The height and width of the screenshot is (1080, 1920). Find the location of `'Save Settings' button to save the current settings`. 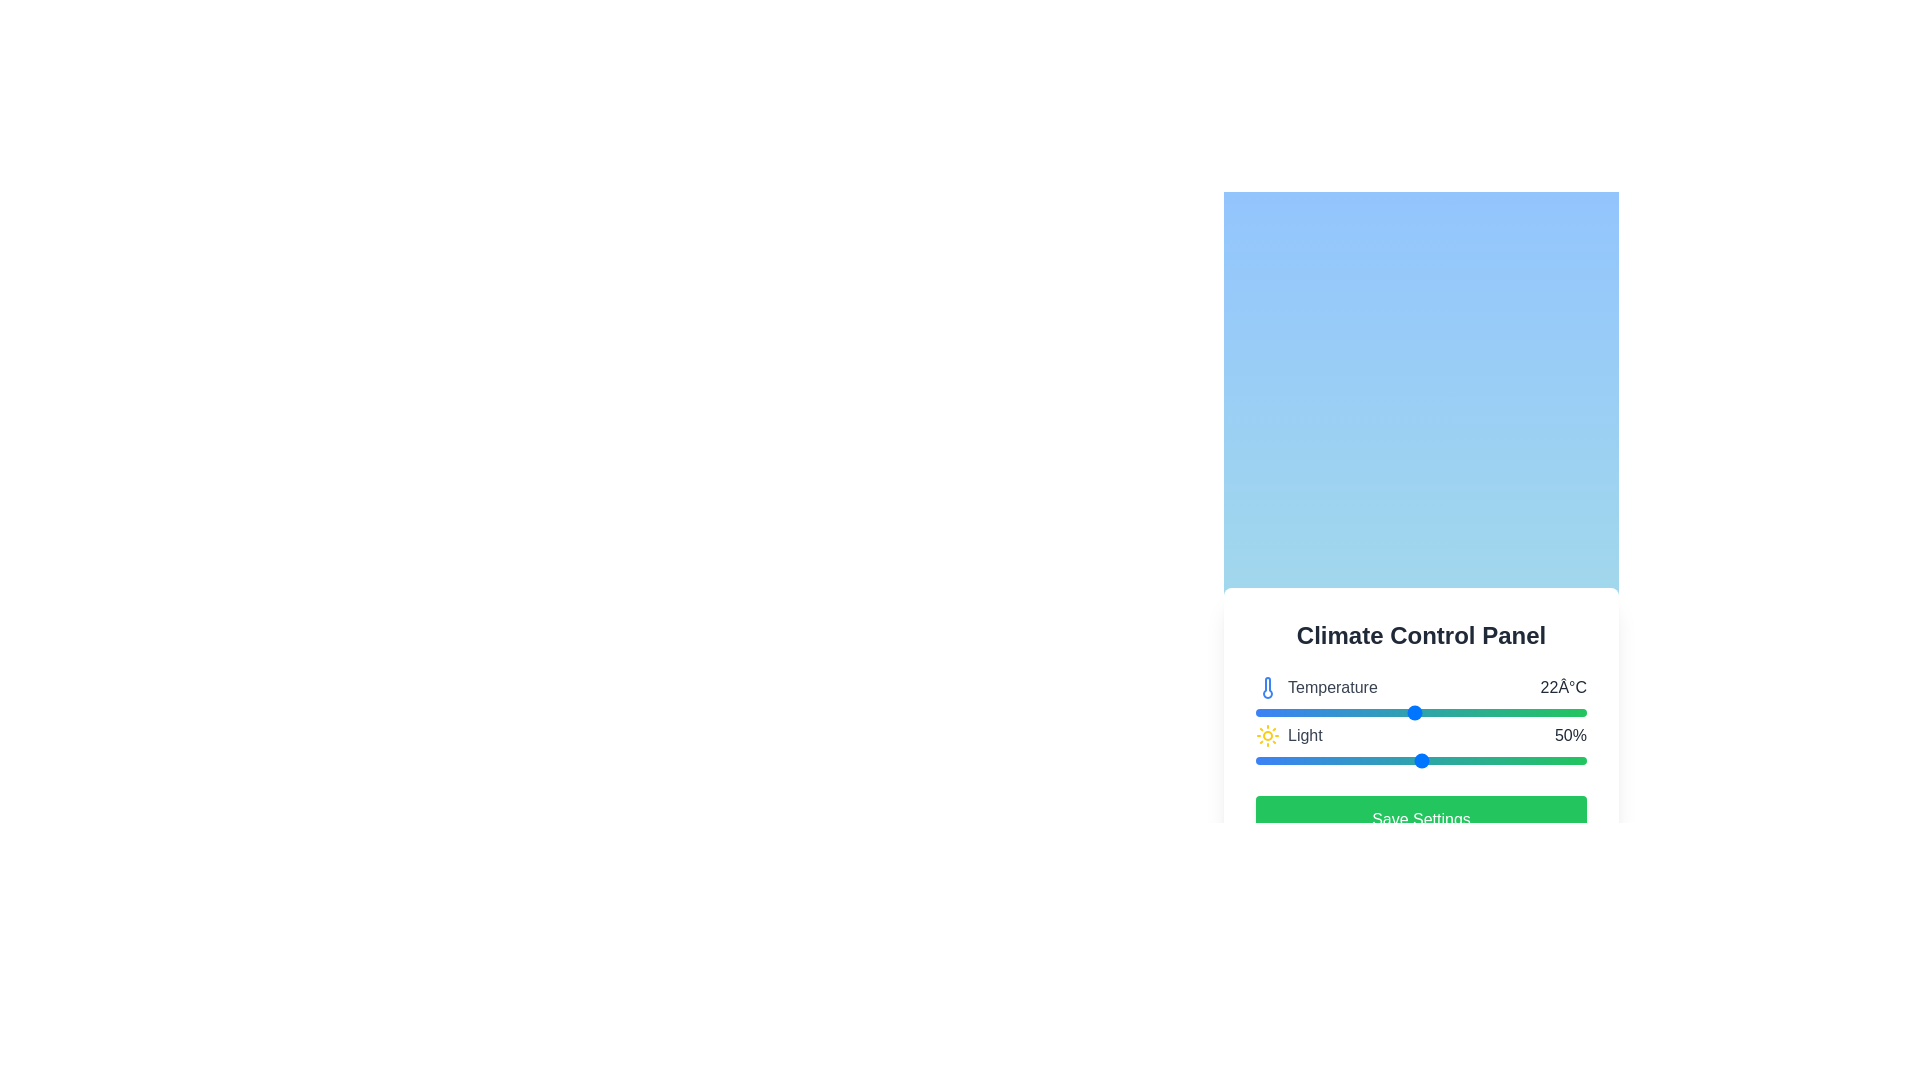

'Save Settings' button to save the current settings is located at coordinates (1420, 820).